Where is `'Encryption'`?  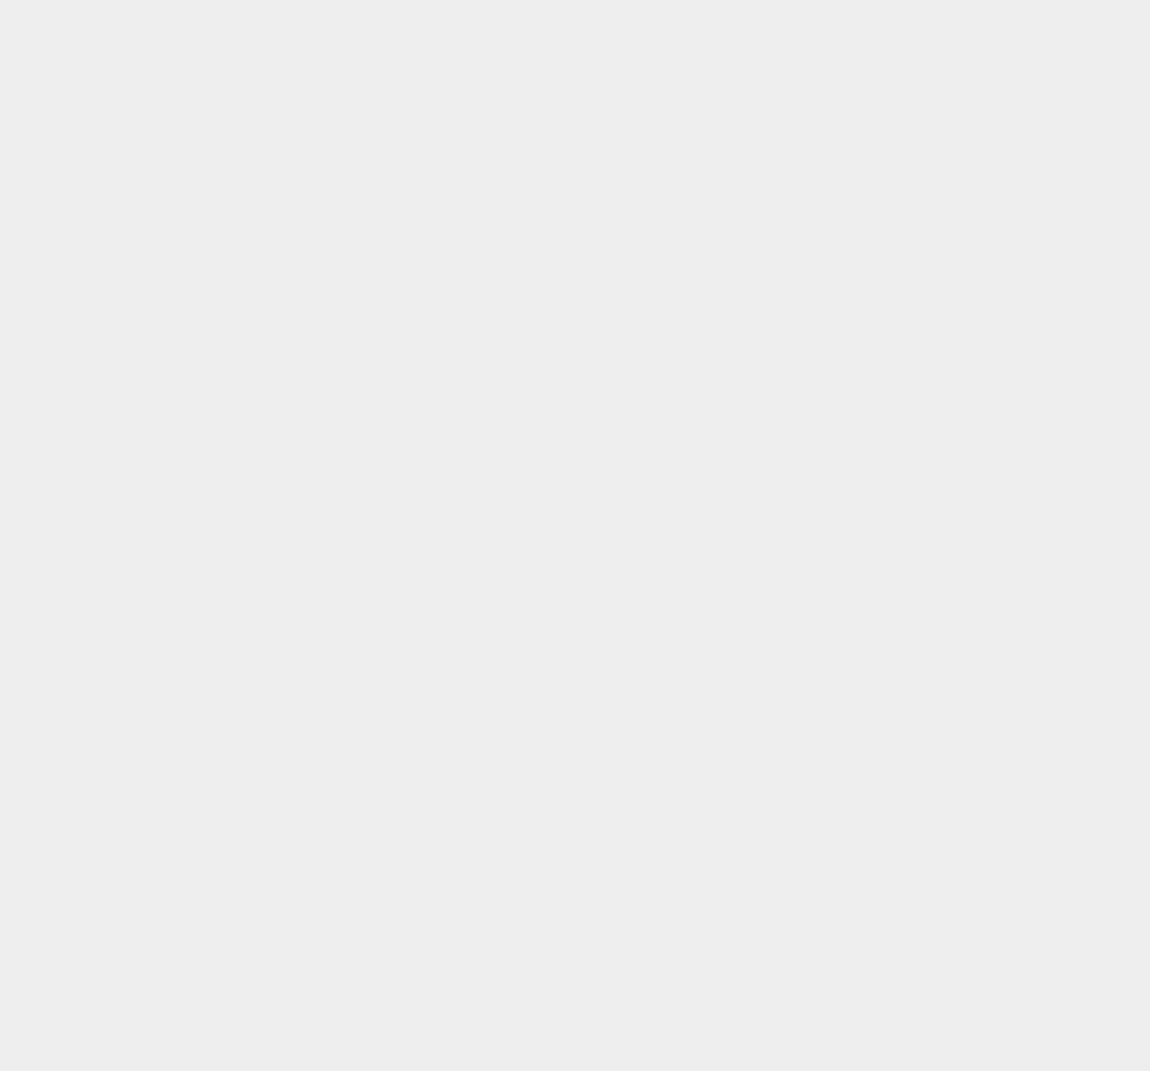 'Encryption' is located at coordinates (845, 333).